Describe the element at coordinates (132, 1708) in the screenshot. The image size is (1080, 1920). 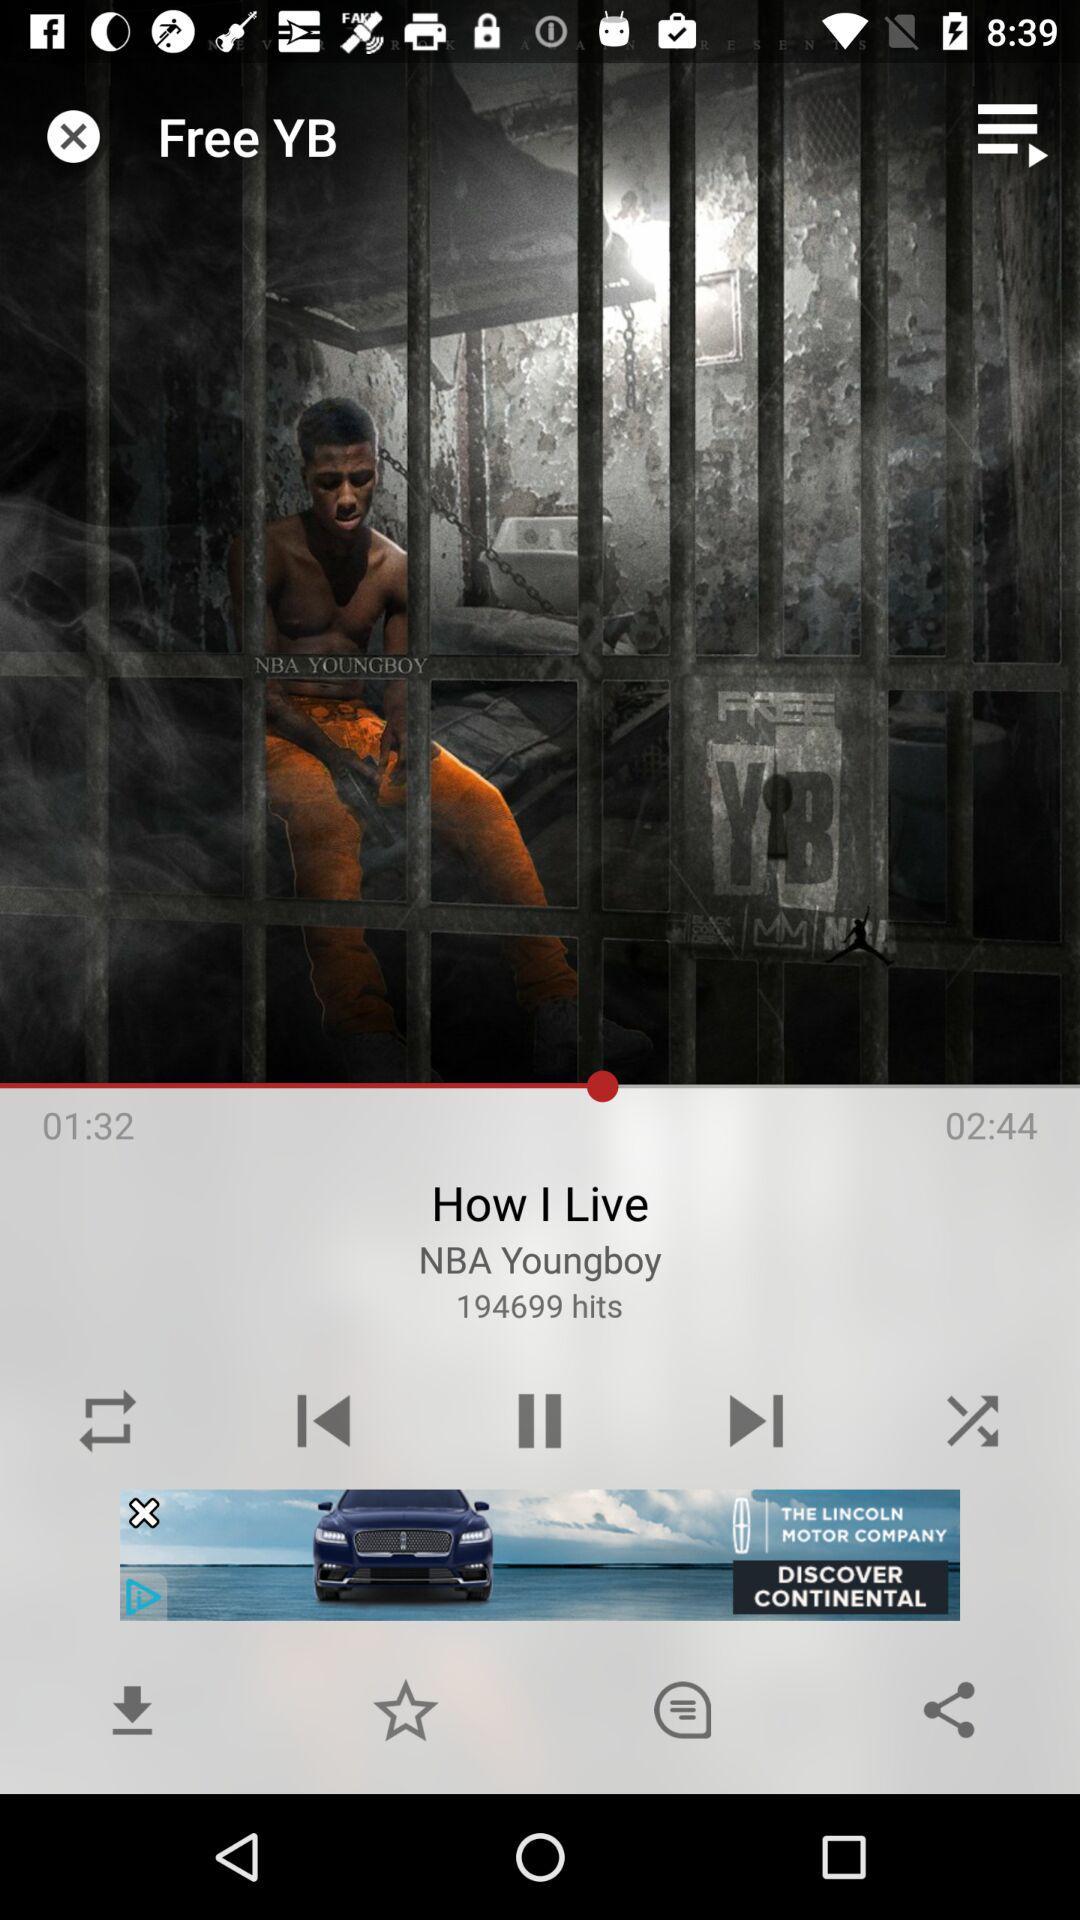
I see `the file_download icon` at that location.